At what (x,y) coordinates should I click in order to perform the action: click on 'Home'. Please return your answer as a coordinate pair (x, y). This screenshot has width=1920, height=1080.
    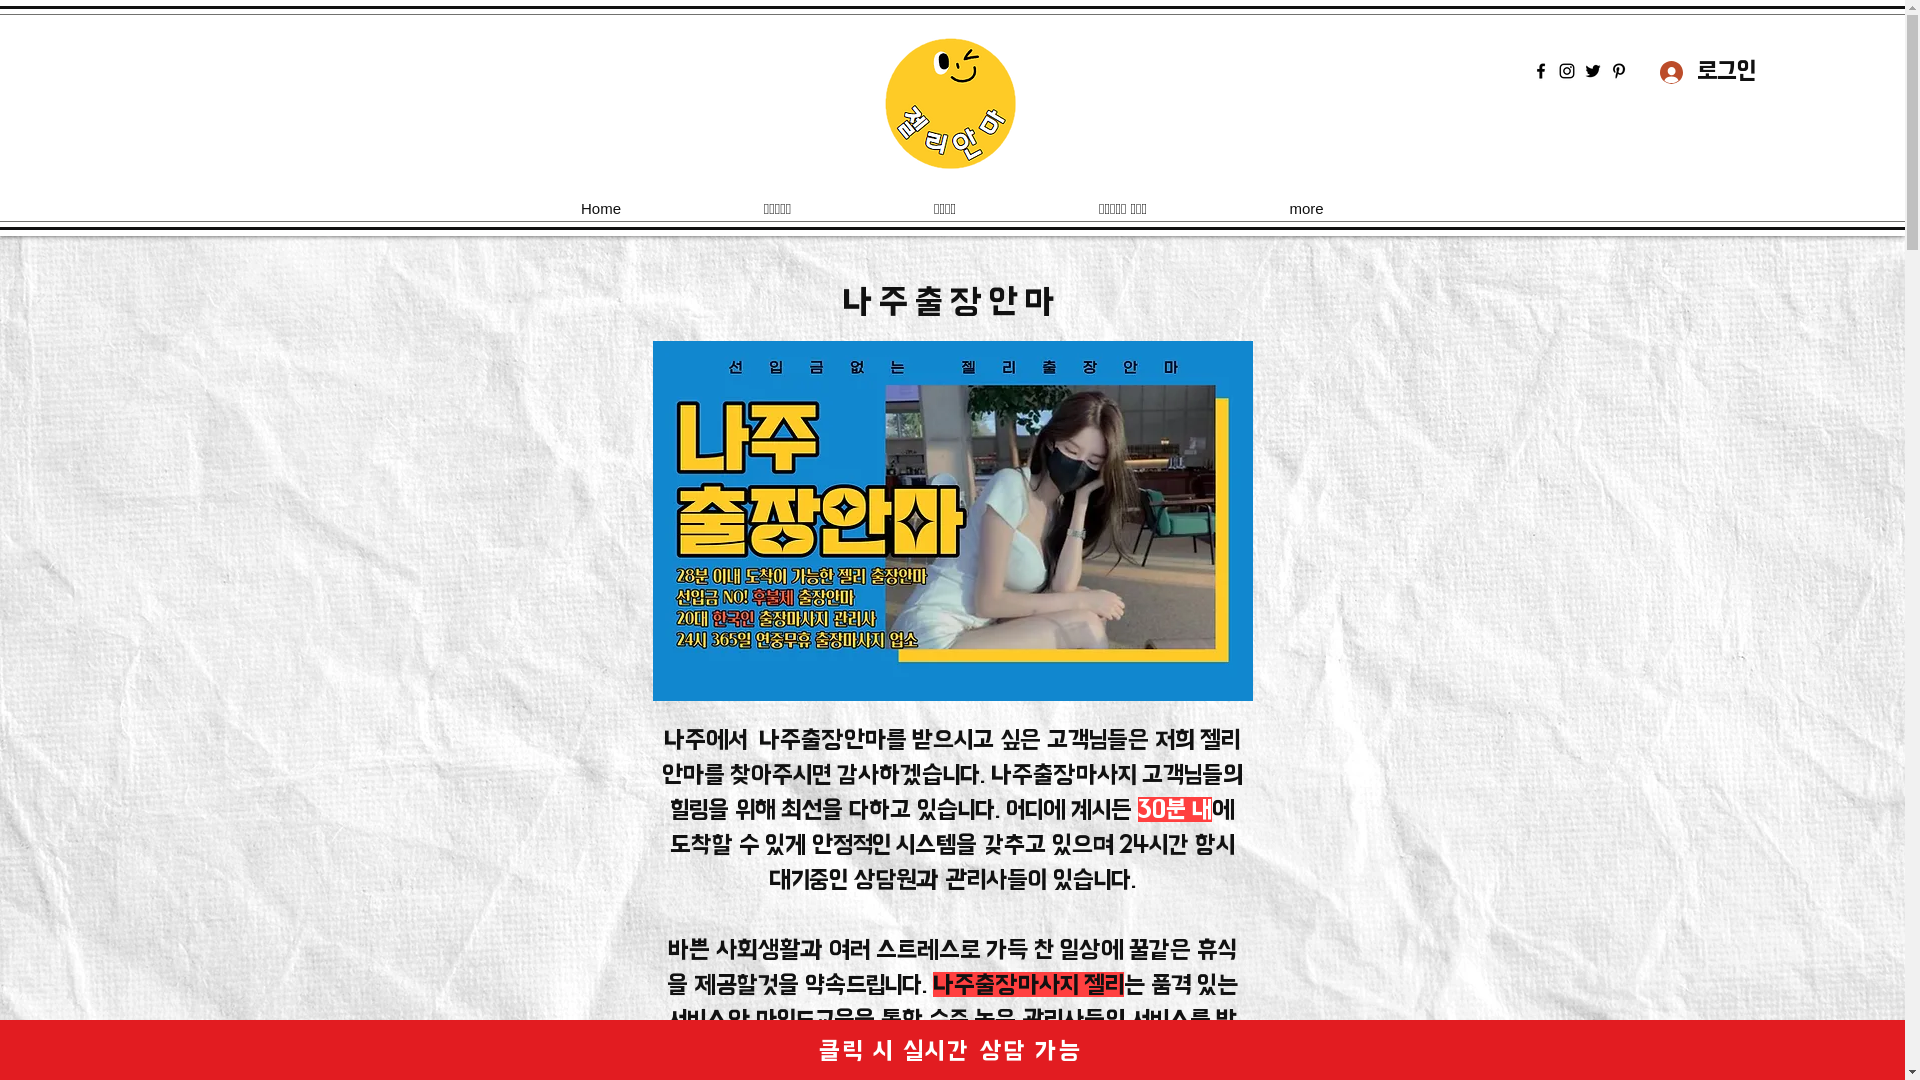
    Looking at the image, I should click on (600, 208).